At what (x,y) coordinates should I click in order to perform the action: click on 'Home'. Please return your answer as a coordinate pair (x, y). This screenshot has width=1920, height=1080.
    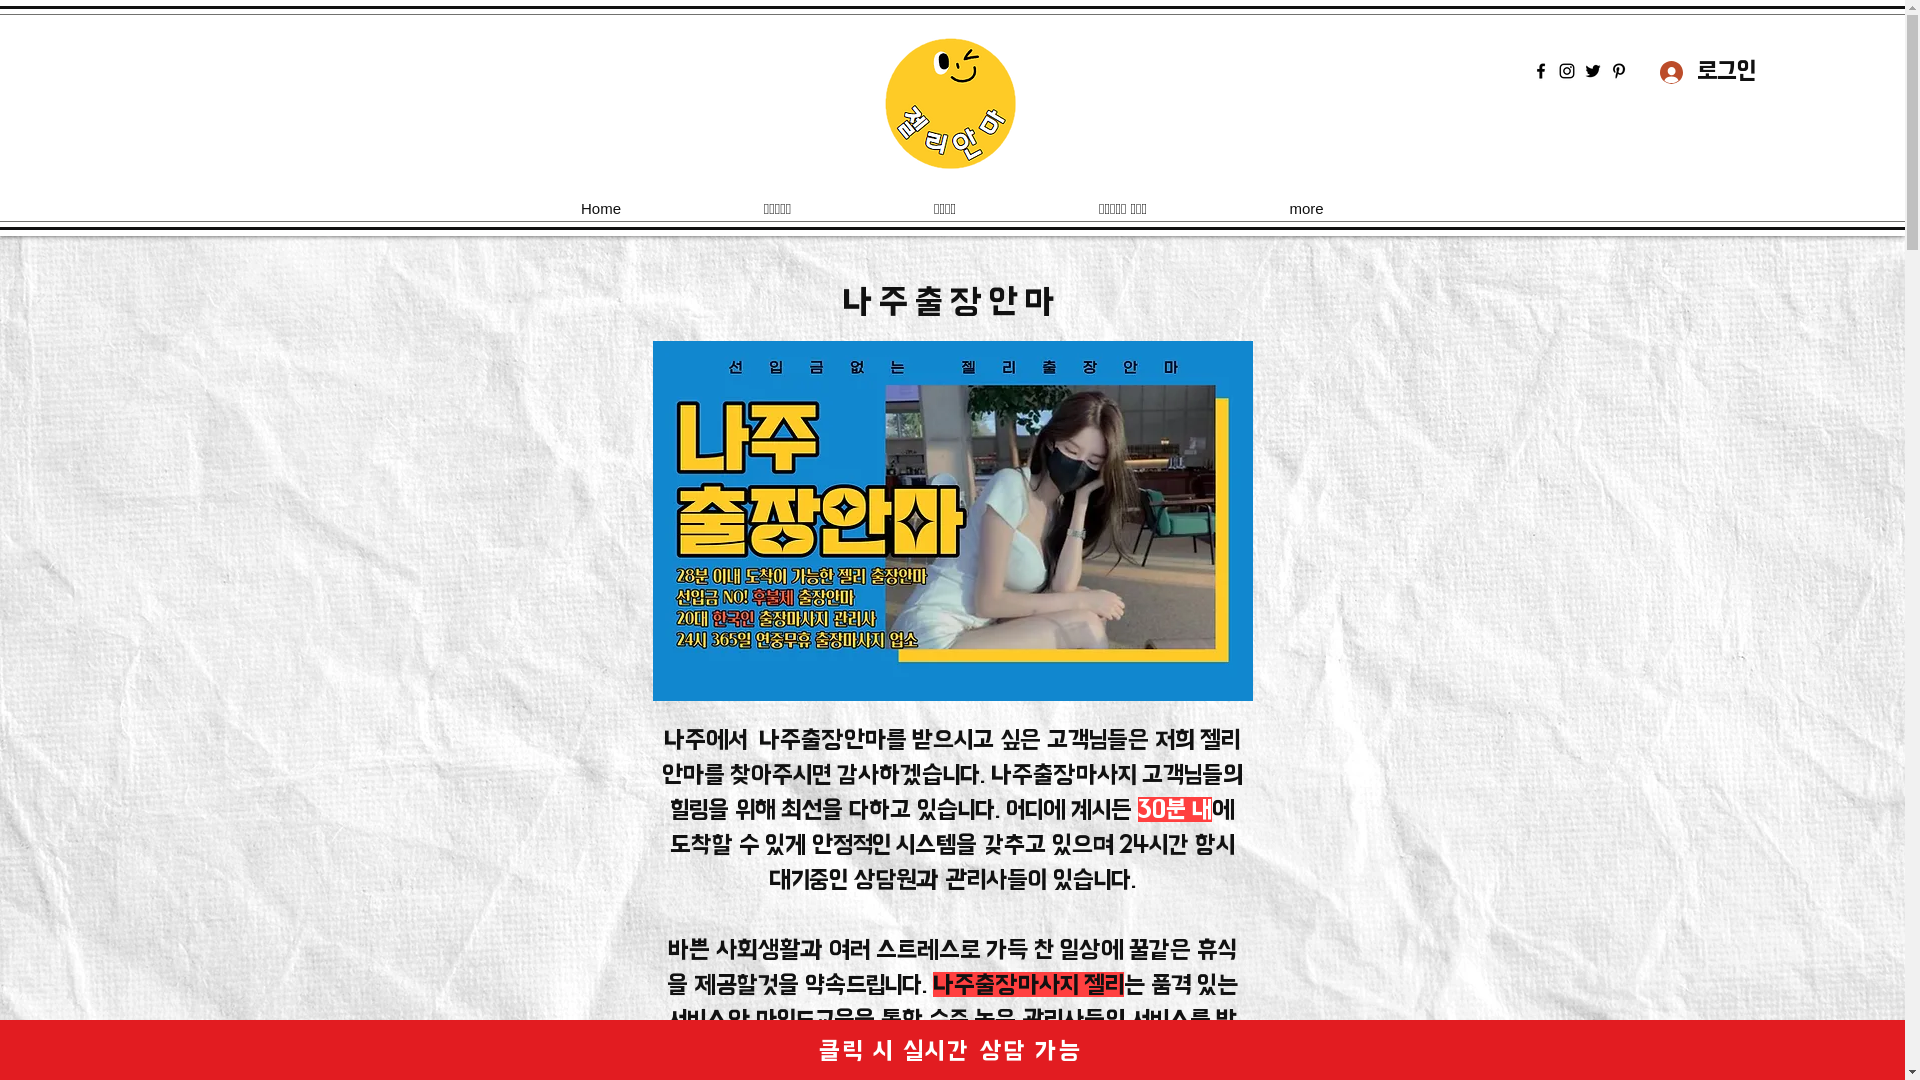
    Looking at the image, I should click on (600, 208).